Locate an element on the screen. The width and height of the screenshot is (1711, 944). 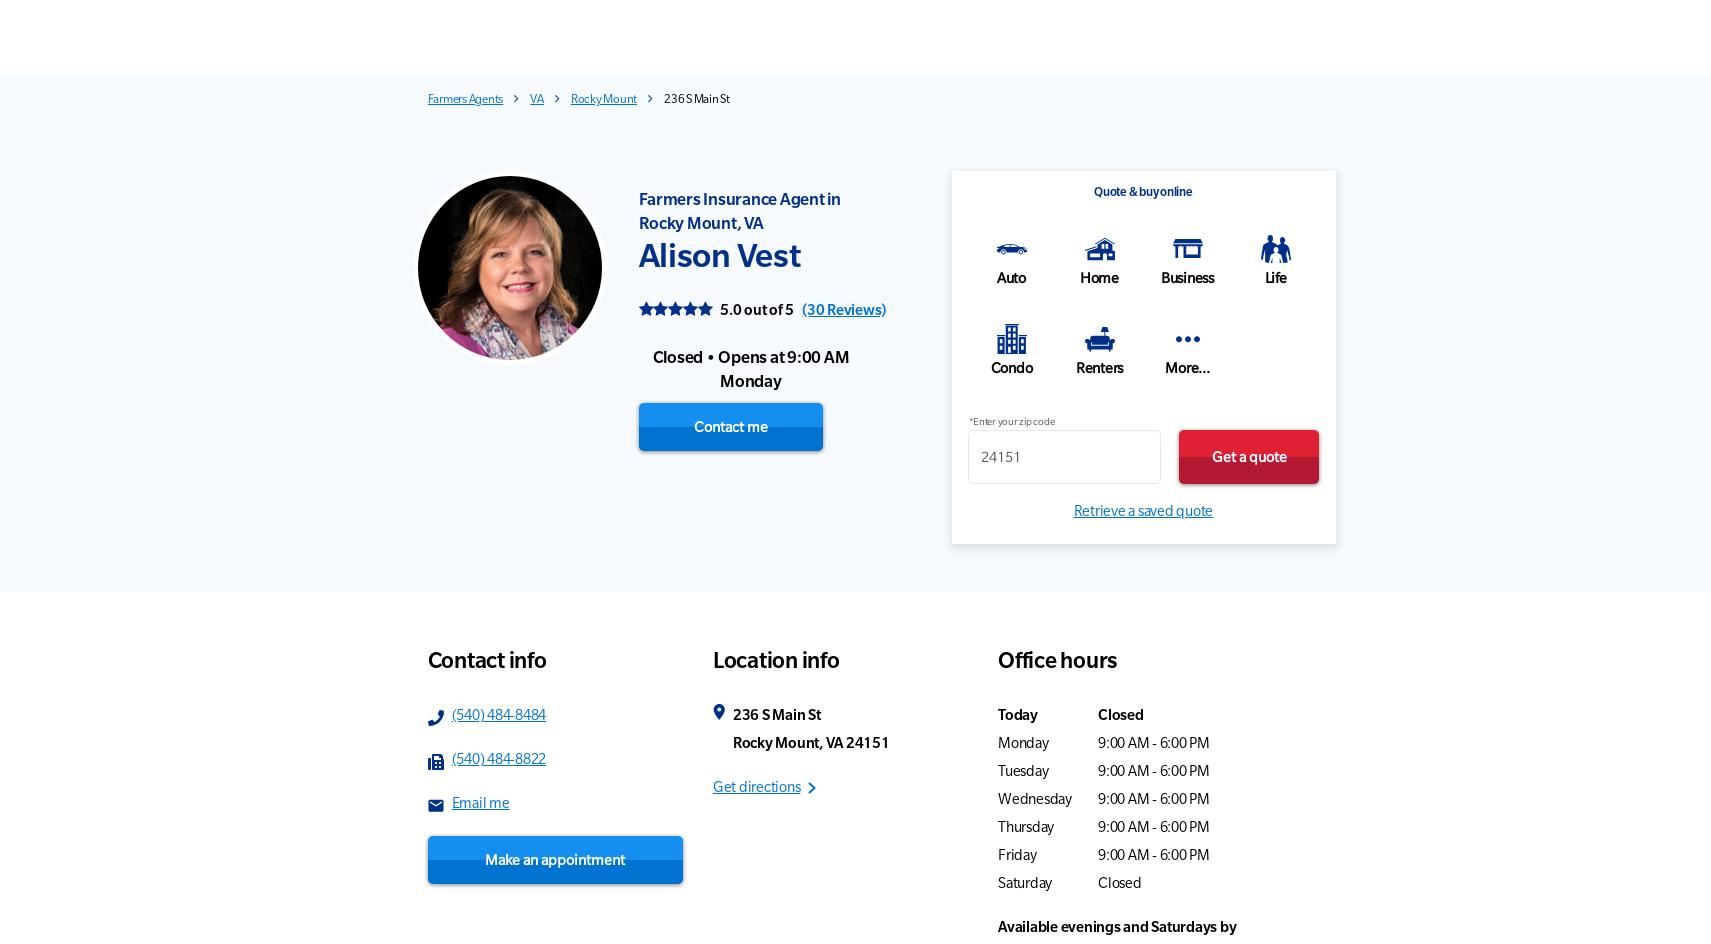
'Excellent' is located at coordinates (687, 480).